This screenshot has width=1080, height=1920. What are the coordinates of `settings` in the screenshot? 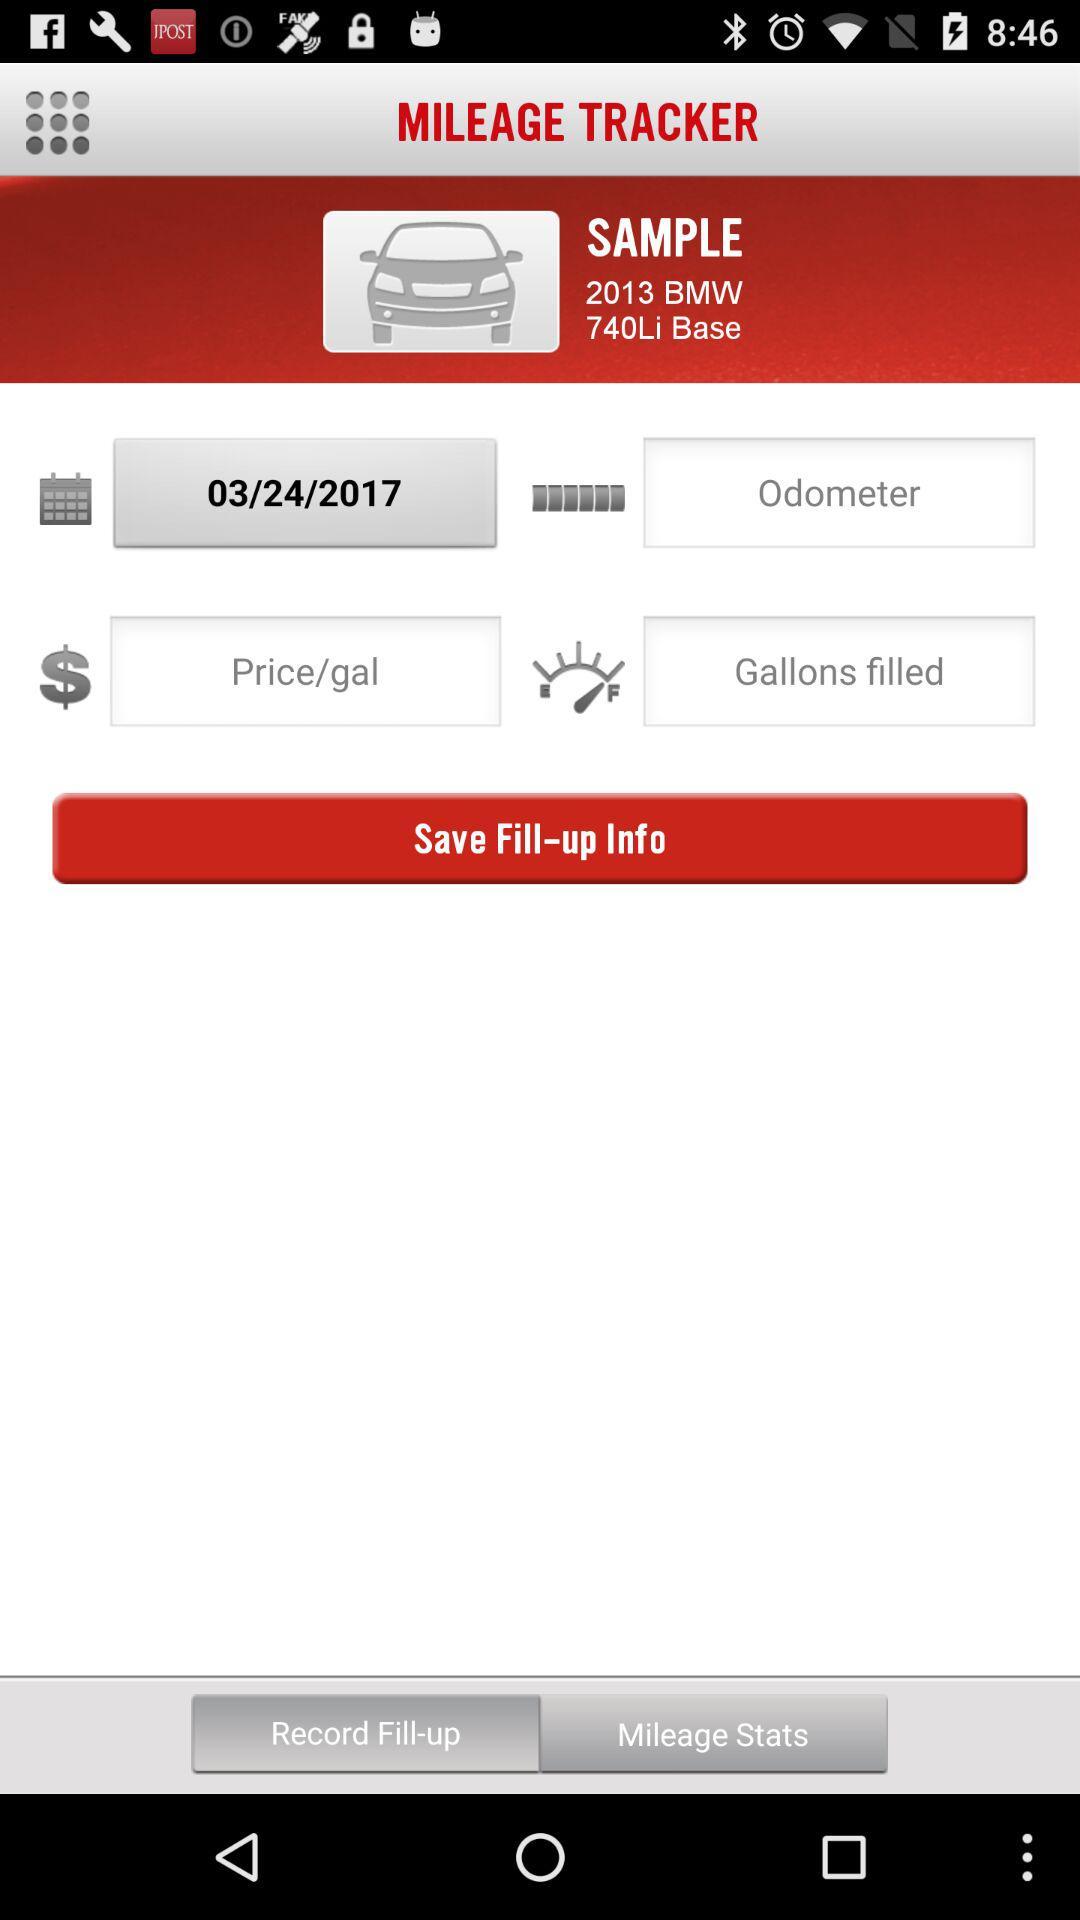 It's located at (56, 122).